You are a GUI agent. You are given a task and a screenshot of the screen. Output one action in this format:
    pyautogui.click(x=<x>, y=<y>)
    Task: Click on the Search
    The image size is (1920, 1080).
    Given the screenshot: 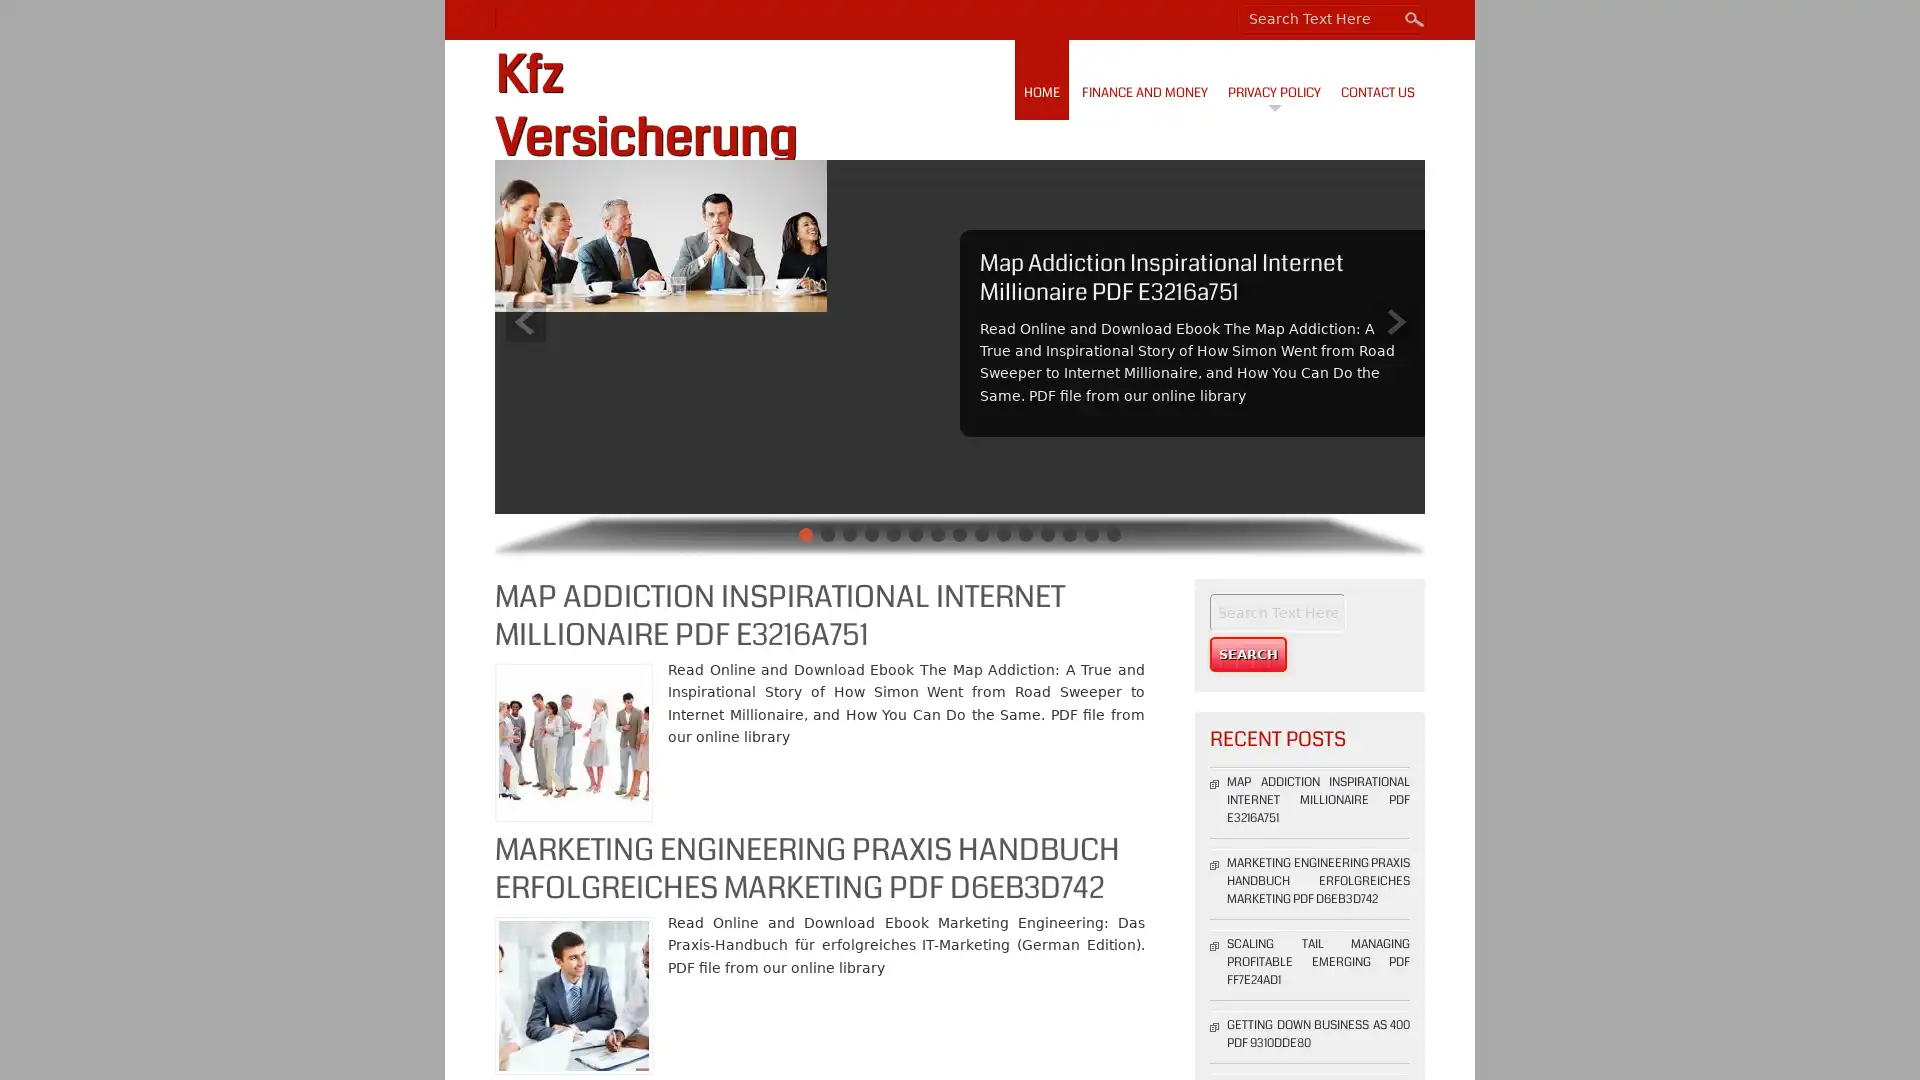 What is the action you would take?
    pyautogui.click(x=1247, y=654)
    